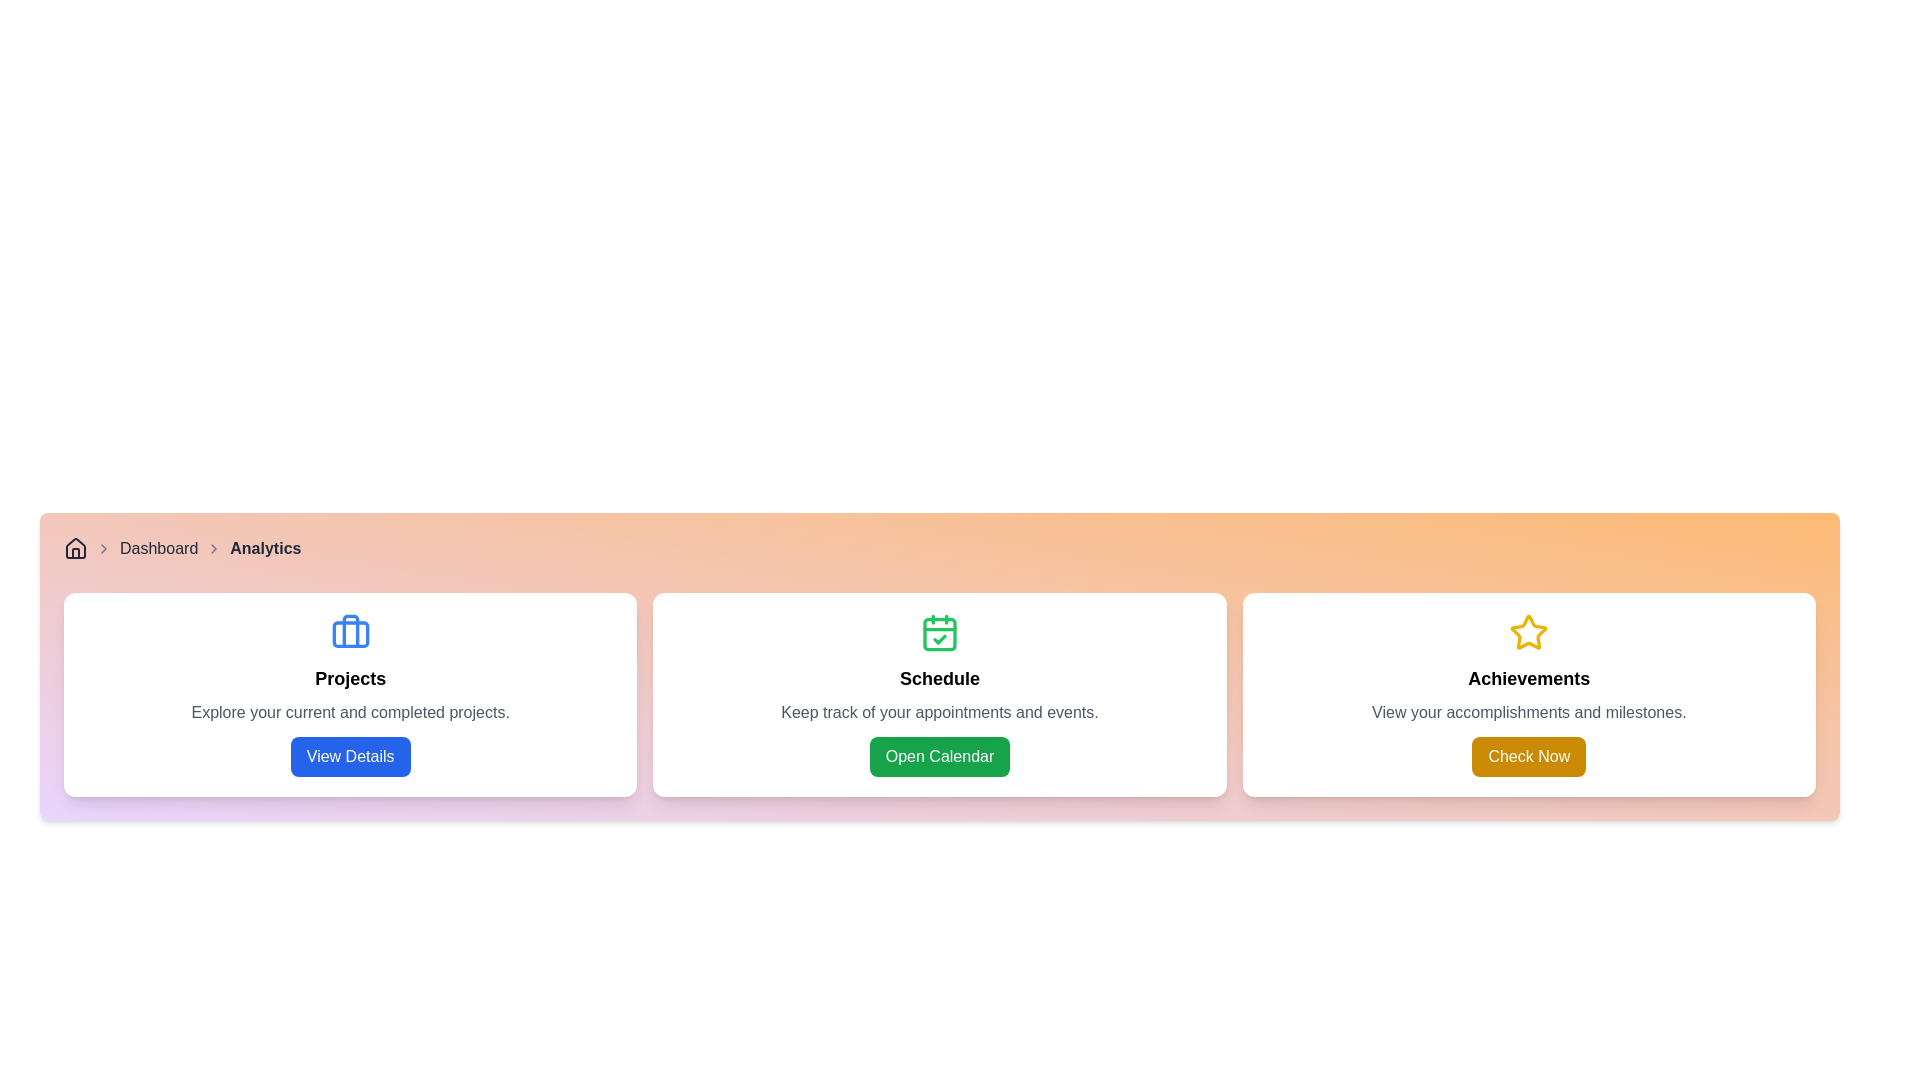 This screenshot has height=1080, width=1920. What do you see at coordinates (939, 677) in the screenshot?
I see `the 'Schedule' text element, which serves as the heading for the scheduling card, located in the top-center of the middle card in a three-card layout` at bounding box center [939, 677].